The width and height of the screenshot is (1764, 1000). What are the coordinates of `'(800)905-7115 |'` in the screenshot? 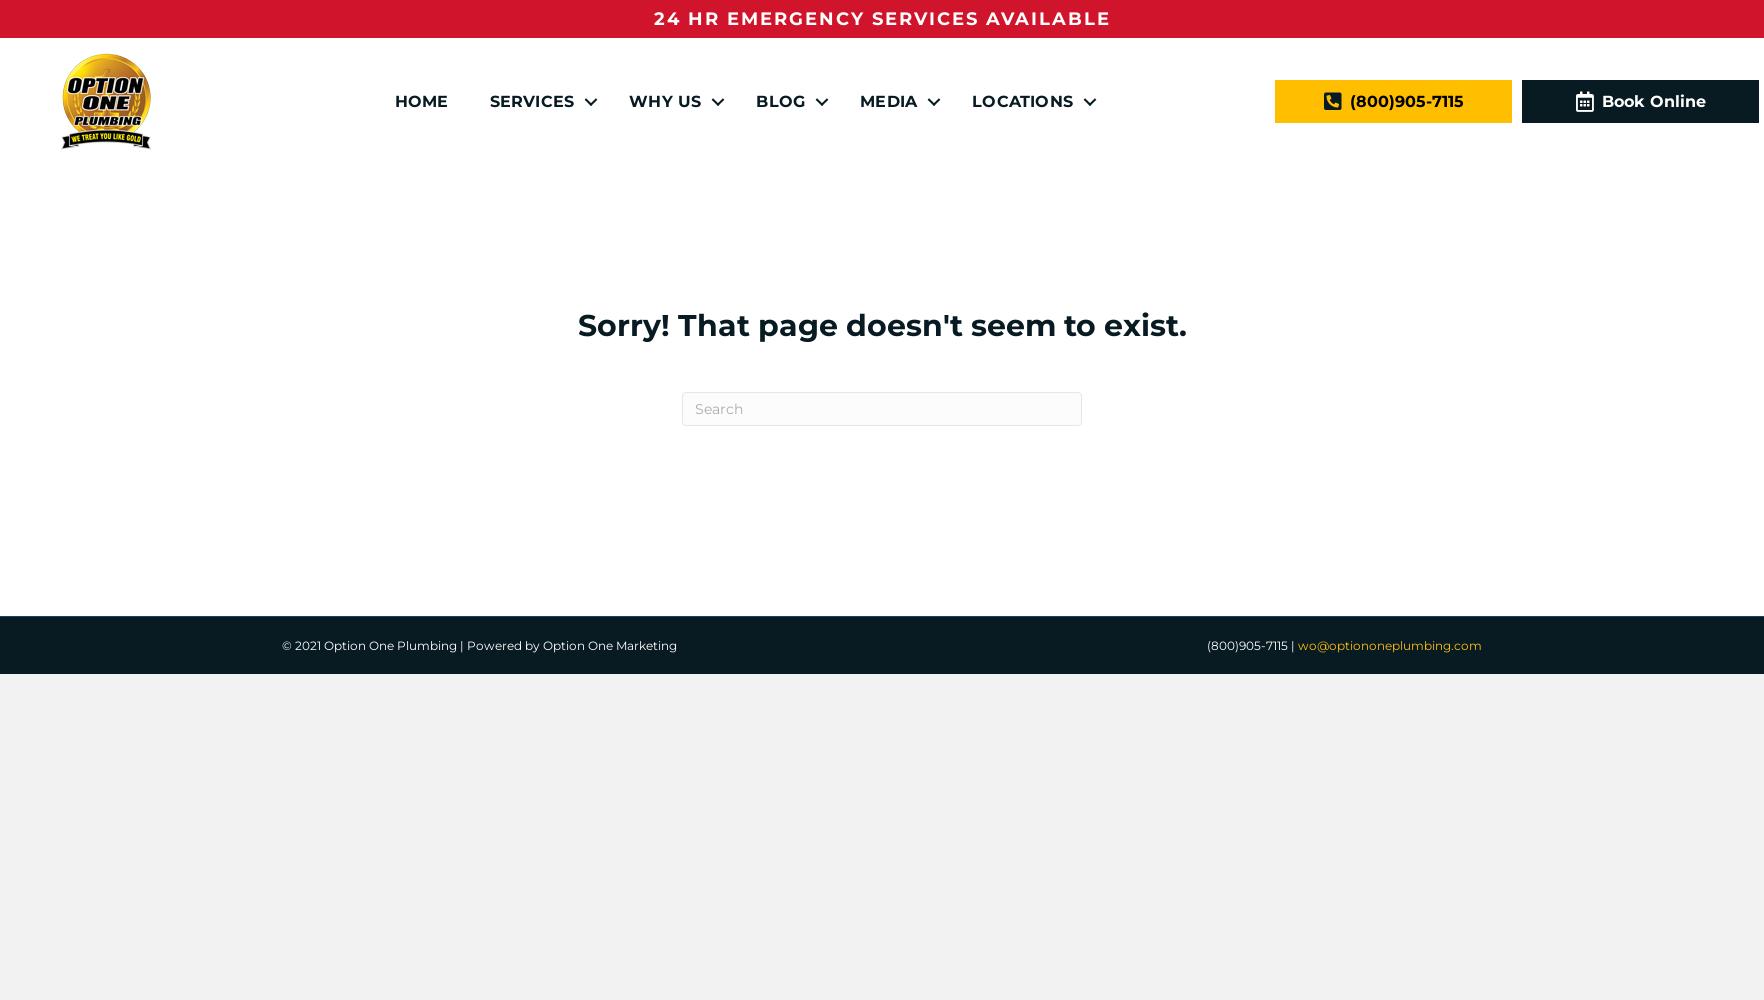 It's located at (1252, 645).